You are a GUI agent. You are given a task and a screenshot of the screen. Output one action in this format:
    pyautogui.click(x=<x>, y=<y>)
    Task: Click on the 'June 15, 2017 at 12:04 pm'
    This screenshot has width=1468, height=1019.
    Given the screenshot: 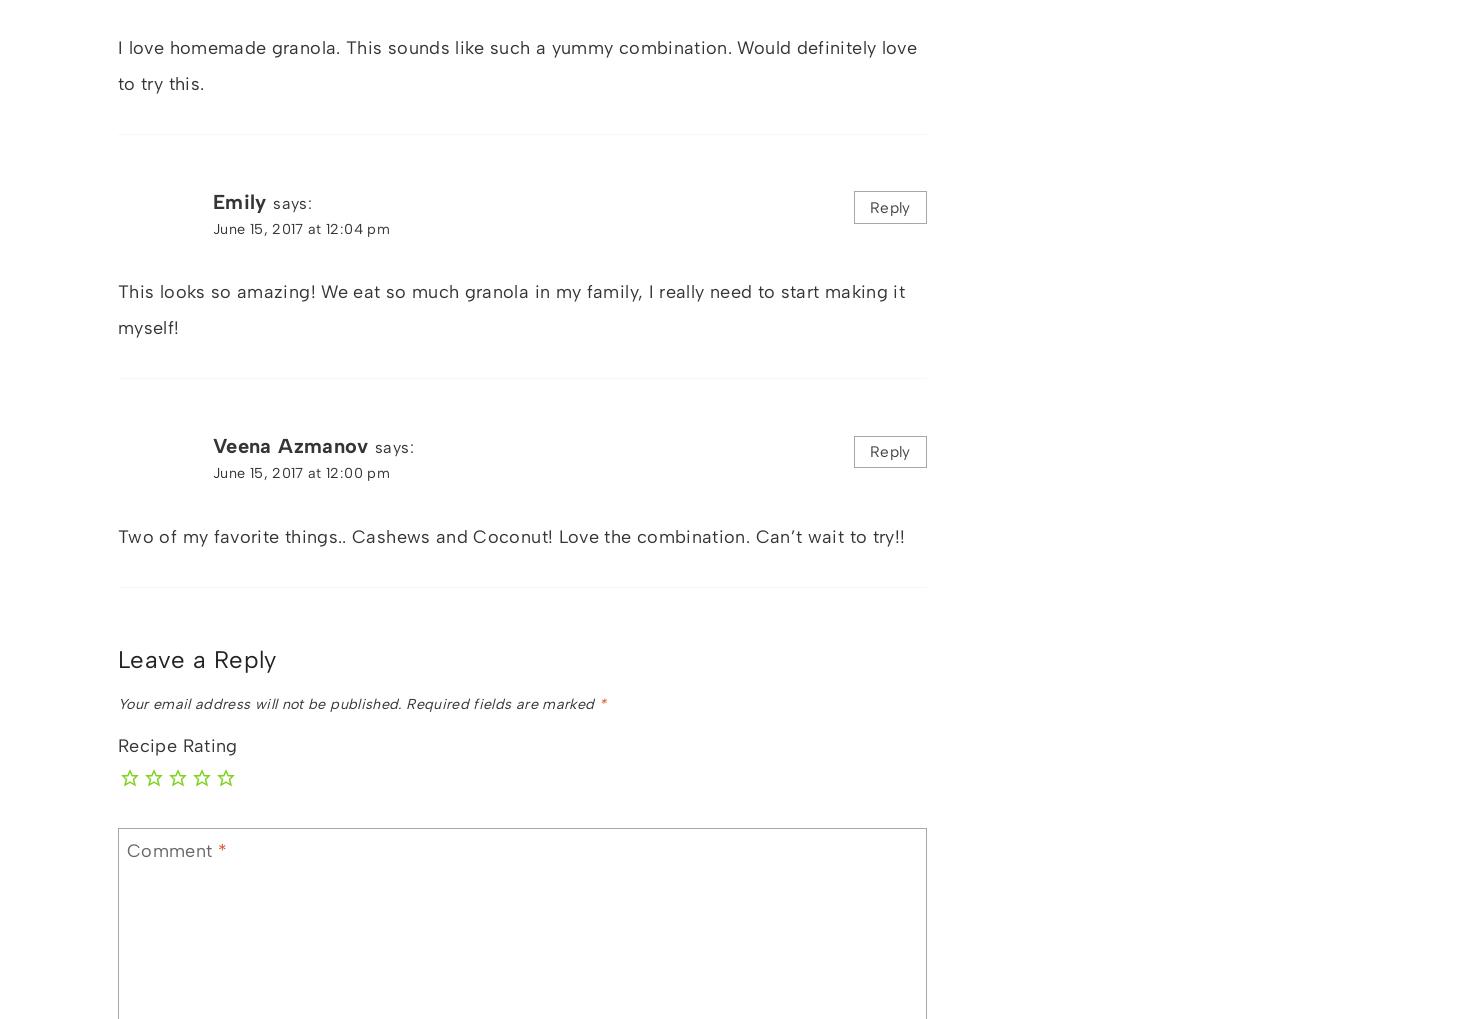 What is the action you would take?
    pyautogui.click(x=300, y=226)
    